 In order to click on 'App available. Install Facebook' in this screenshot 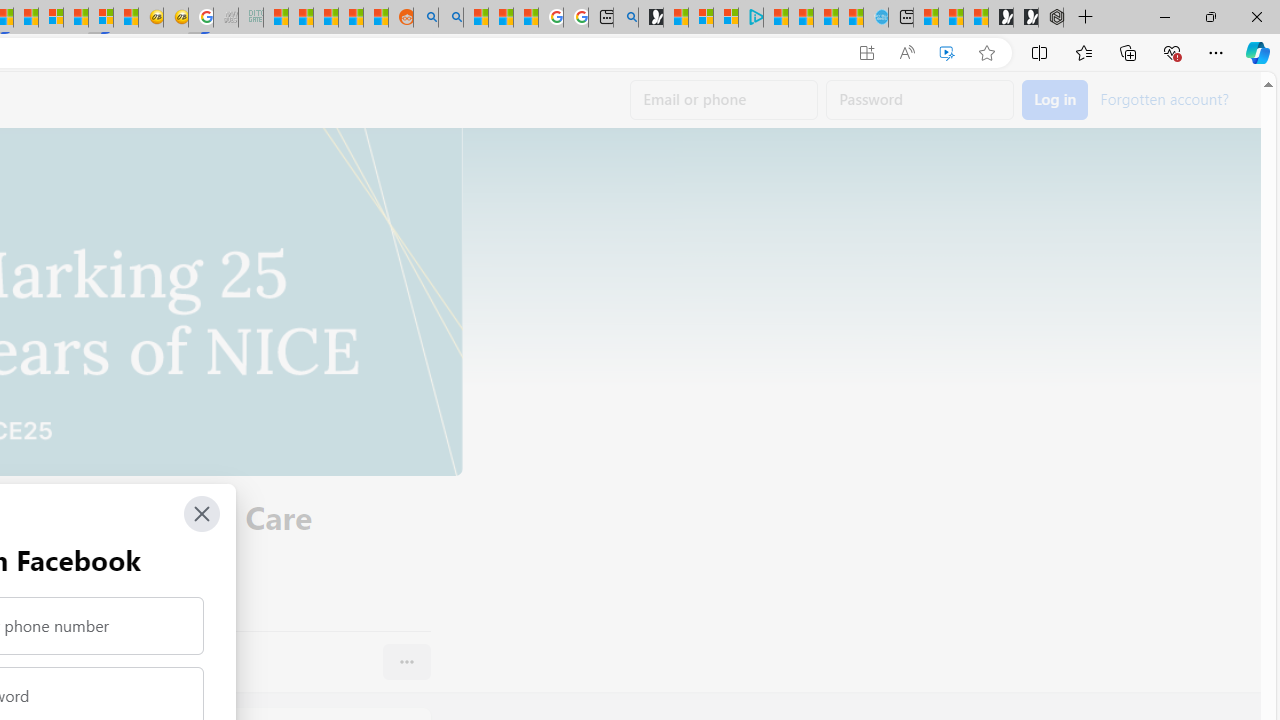, I will do `click(867, 52)`.